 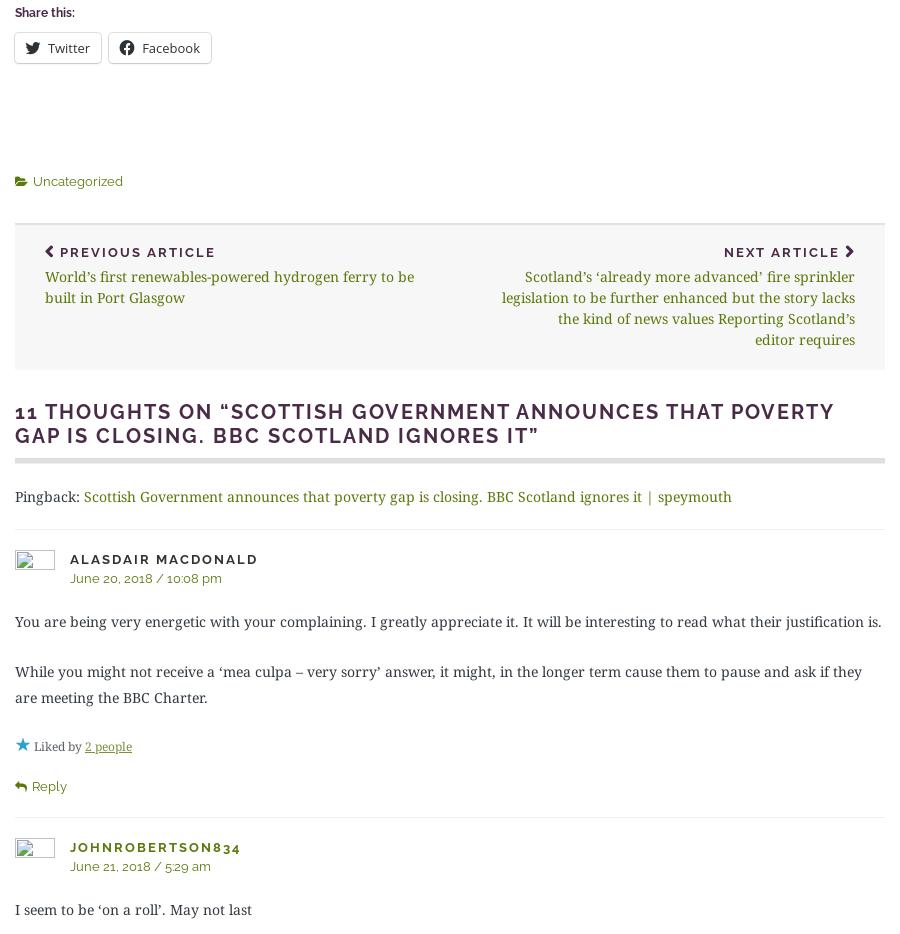 I want to click on 'June 20, 2018 / 10:08 pm', so click(x=145, y=577).